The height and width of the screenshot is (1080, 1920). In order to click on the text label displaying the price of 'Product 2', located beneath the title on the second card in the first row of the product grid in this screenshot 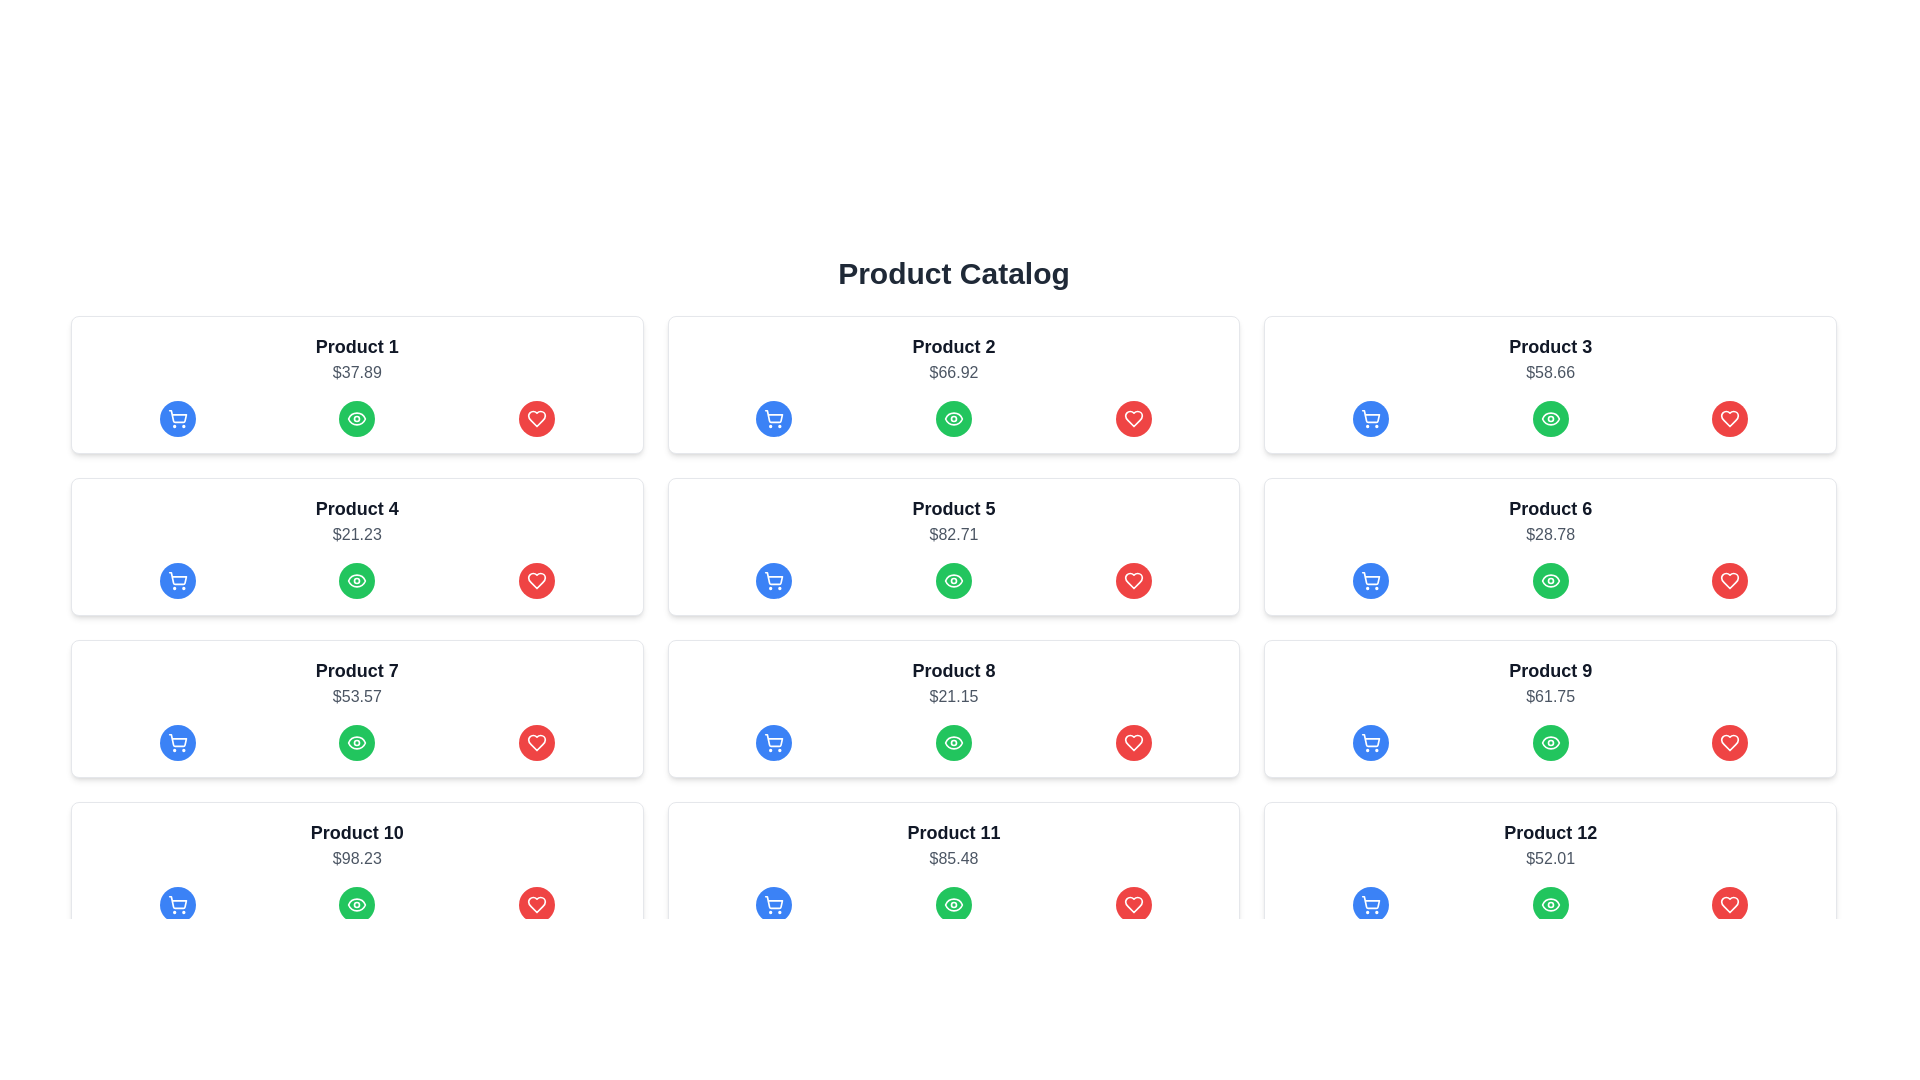, I will do `click(953, 373)`.